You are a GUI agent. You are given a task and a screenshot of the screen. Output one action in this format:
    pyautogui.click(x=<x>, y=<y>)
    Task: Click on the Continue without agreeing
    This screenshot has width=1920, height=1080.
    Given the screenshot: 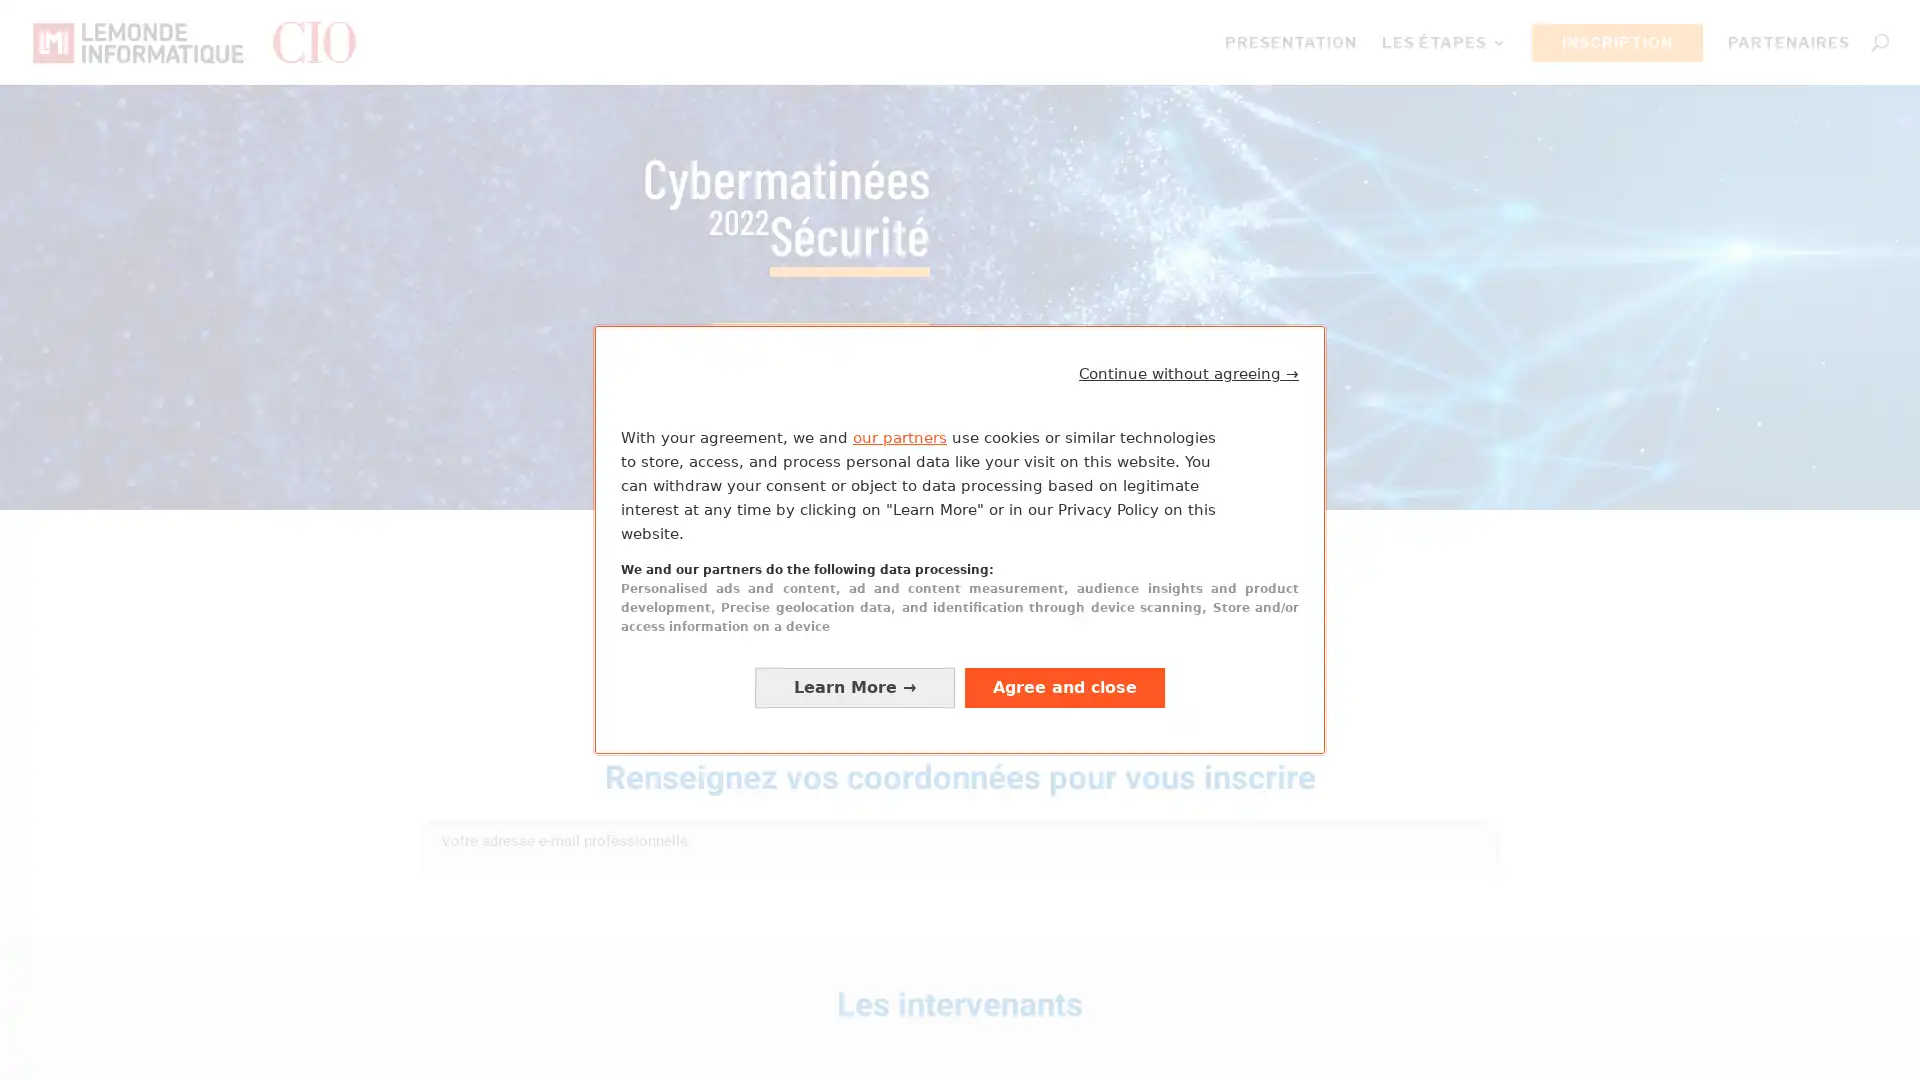 What is the action you would take?
    pyautogui.click(x=1189, y=373)
    